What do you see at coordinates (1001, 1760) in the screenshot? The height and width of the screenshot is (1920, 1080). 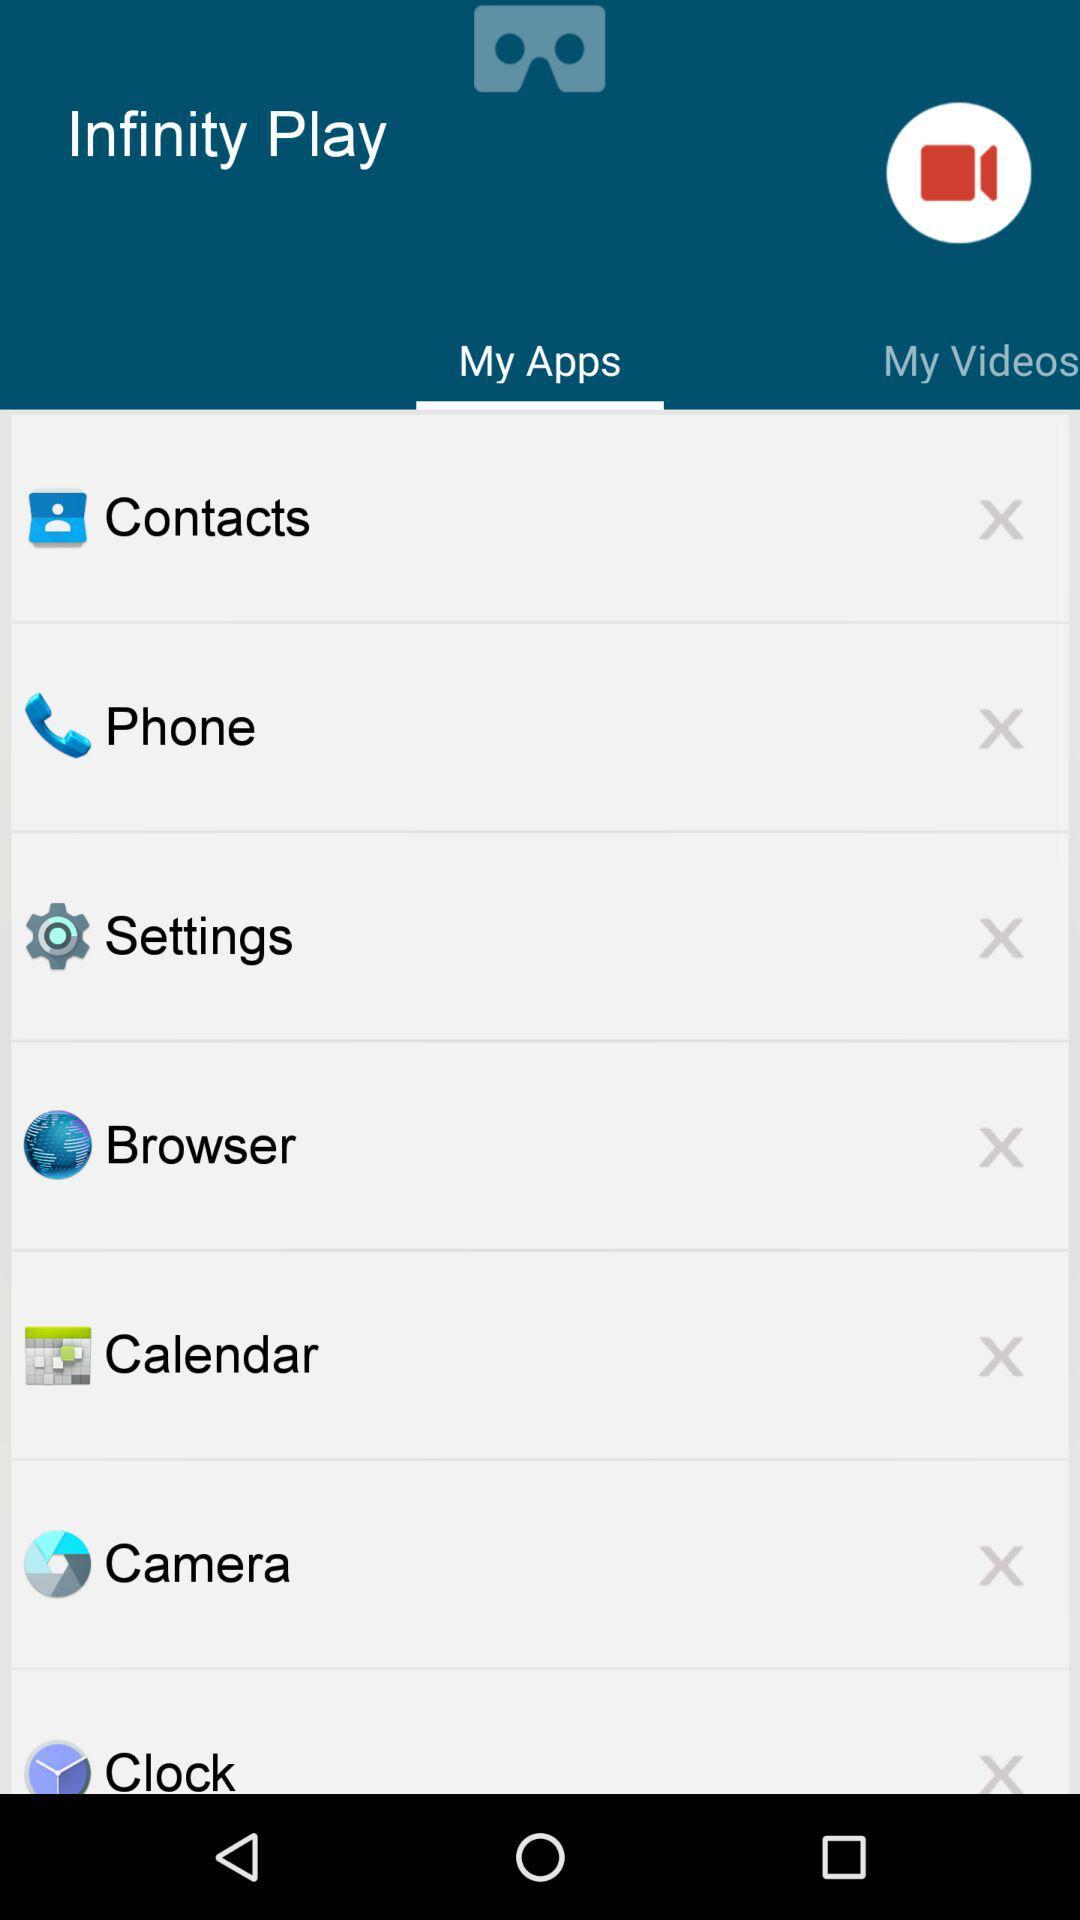 I see `go do coulsed` at bounding box center [1001, 1760].